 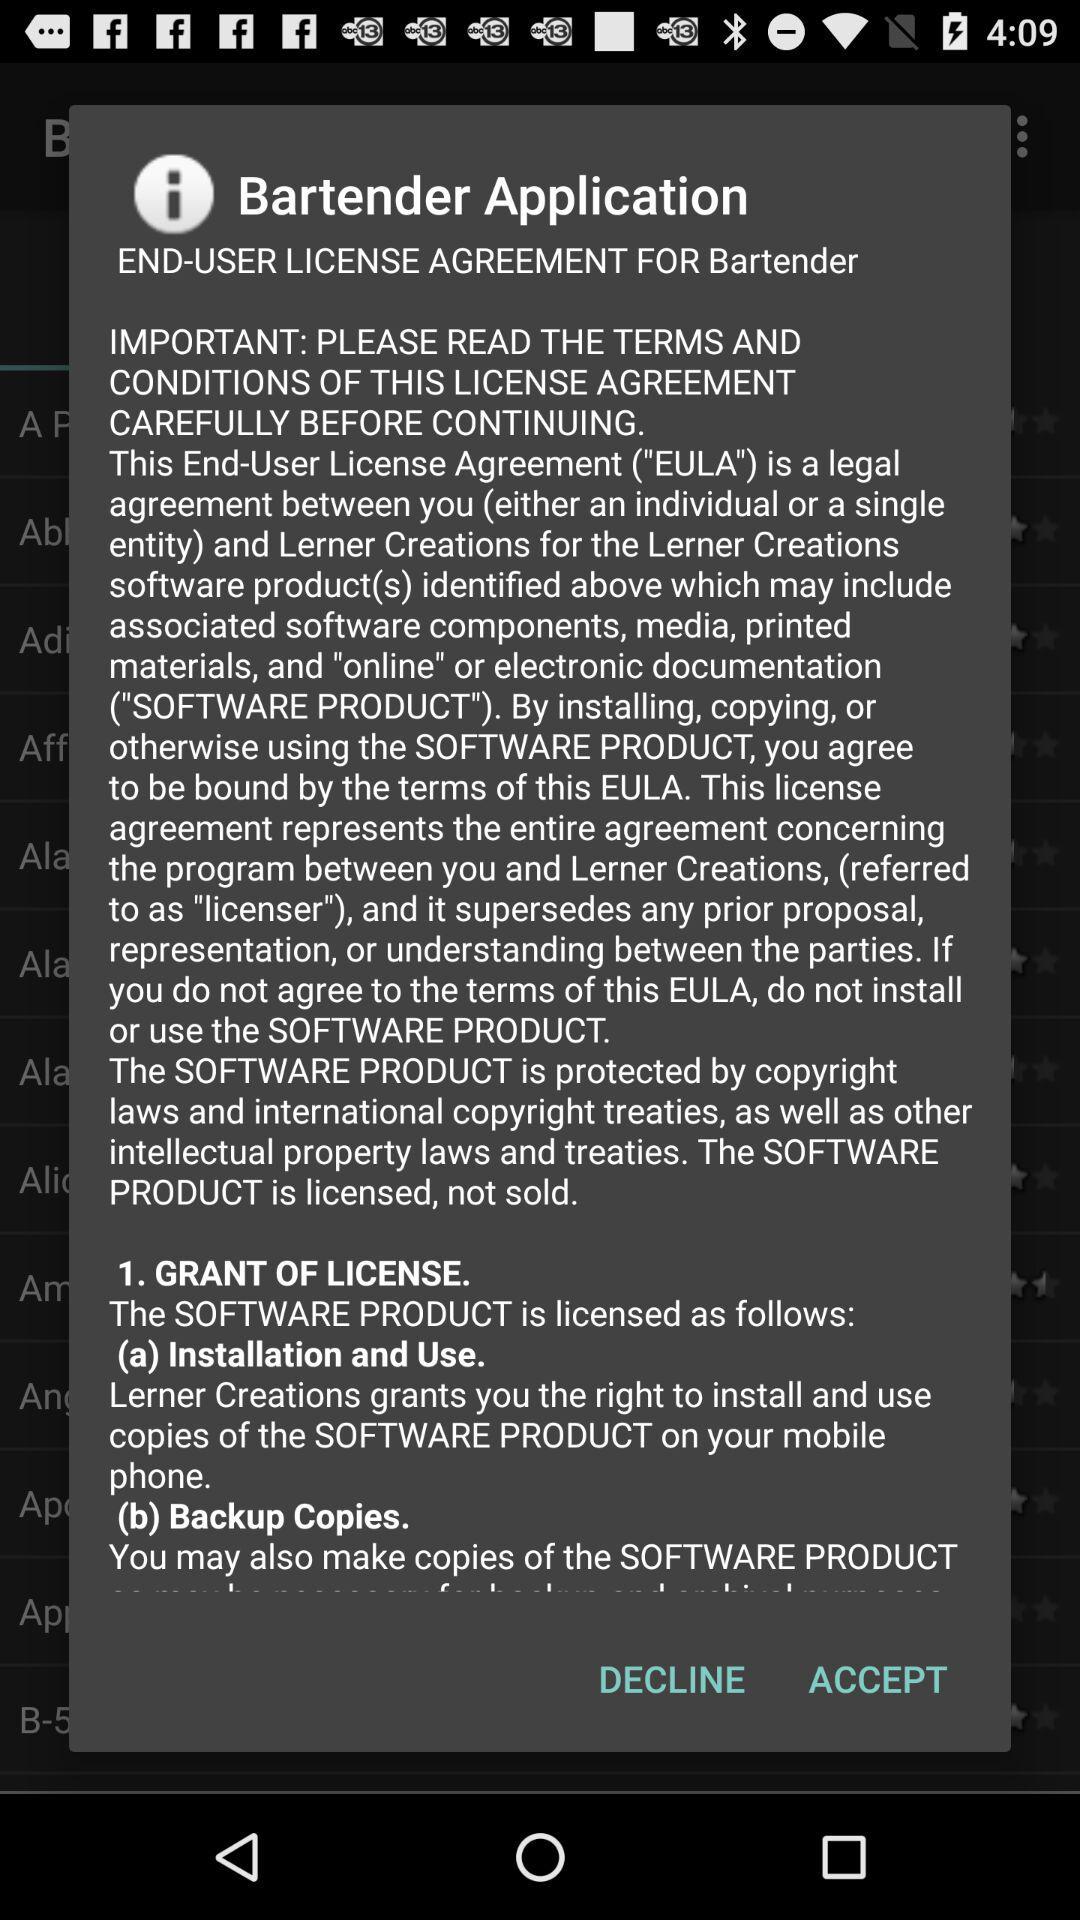 What do you see at coordinates (877, 1678) in the screenshot?
I see `the item below the end user license` at bounding box center [877, 1678].